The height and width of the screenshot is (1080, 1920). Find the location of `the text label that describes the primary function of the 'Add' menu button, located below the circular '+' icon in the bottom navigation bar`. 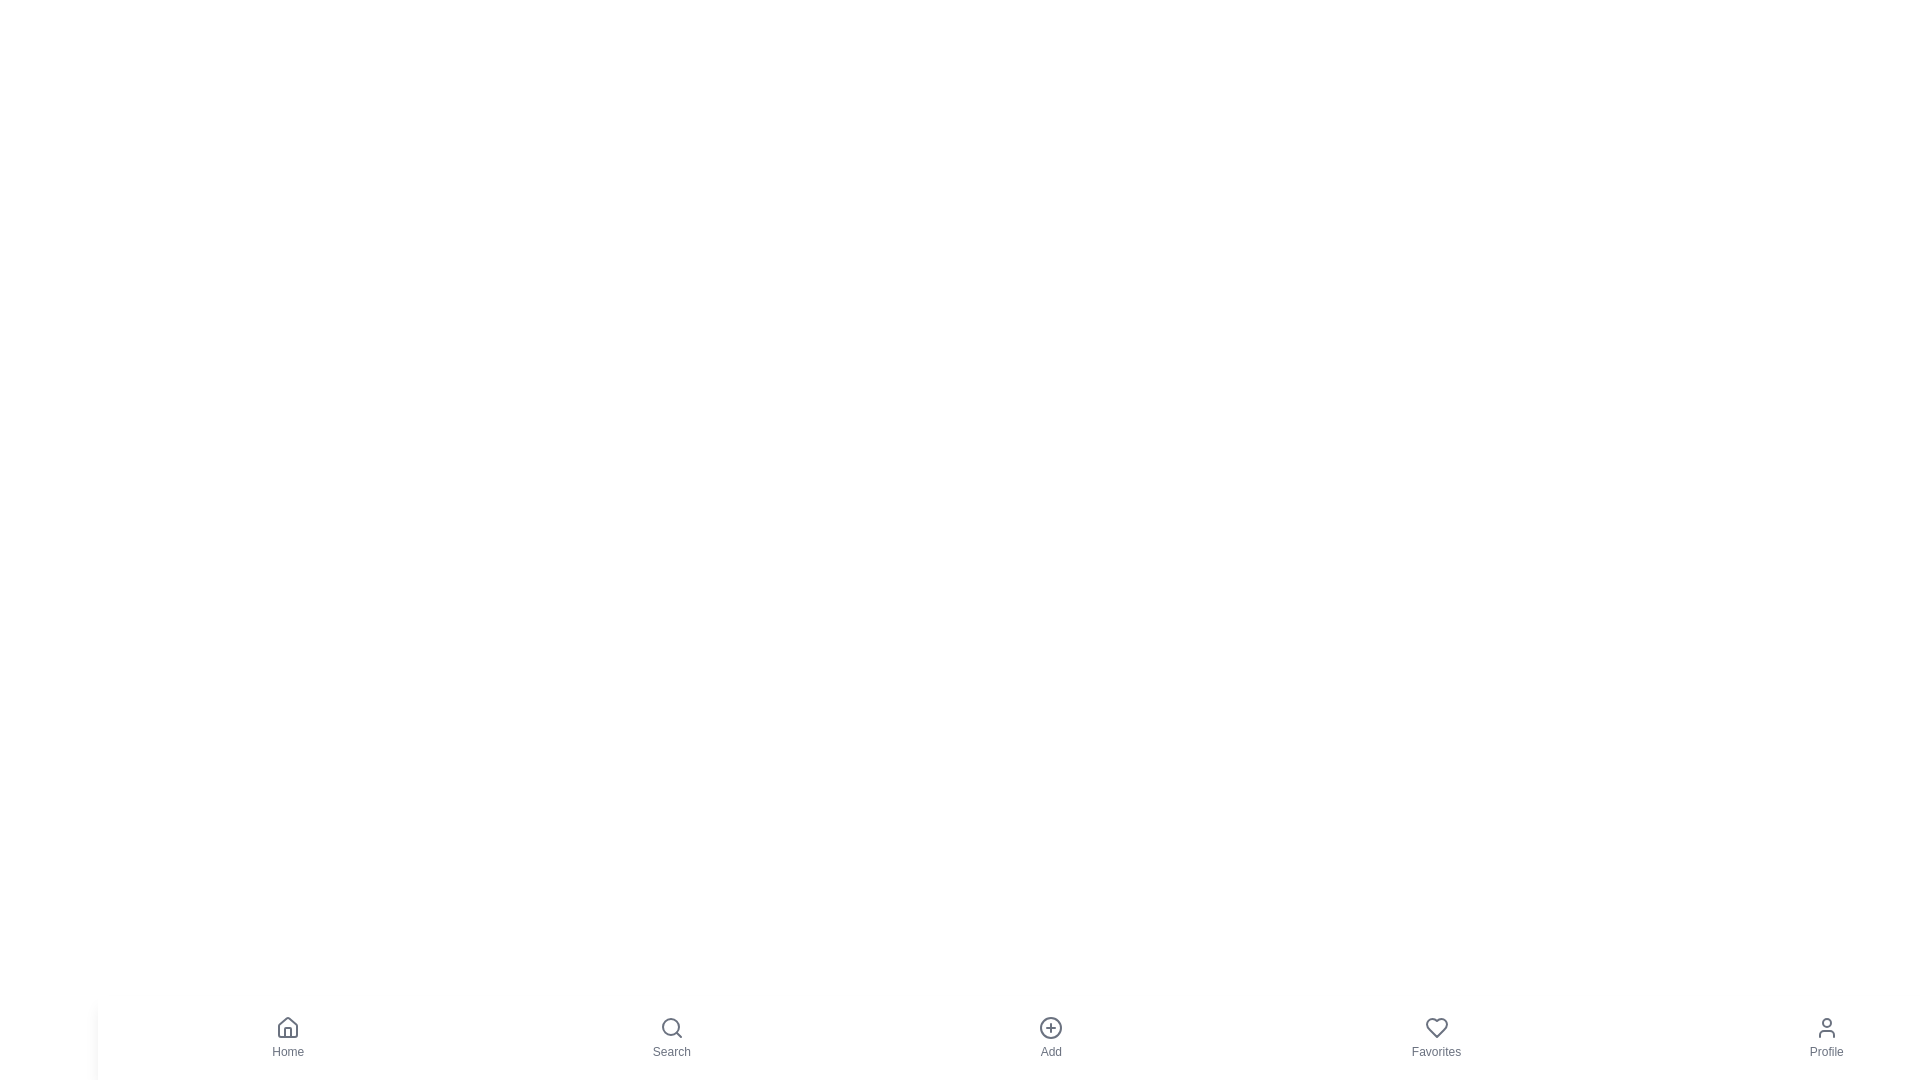

the text label that describes the primary function of the 'Add' menu button, located below the circular '+' icon in the bottom navigation bar is located at coordinates (1050, 1051).